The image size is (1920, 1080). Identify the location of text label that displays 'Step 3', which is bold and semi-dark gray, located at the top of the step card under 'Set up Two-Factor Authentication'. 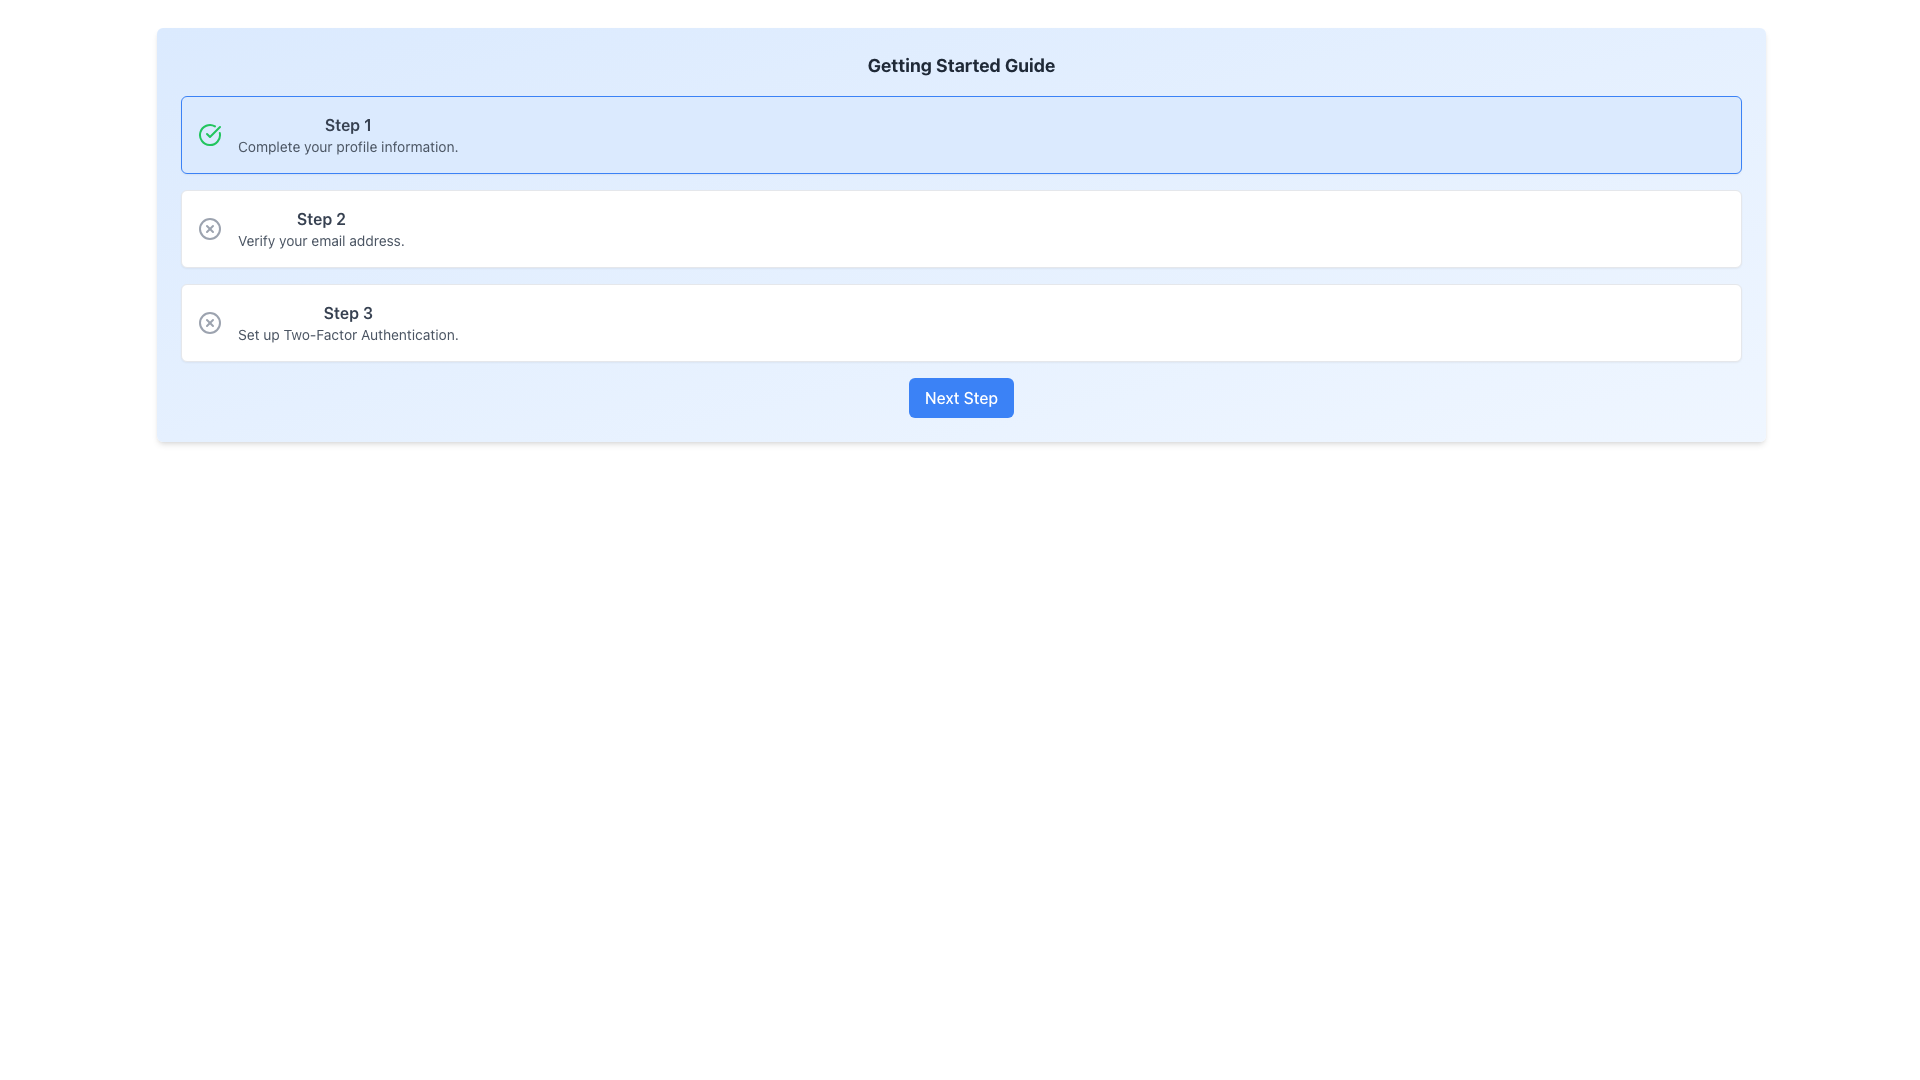
(348, 312).